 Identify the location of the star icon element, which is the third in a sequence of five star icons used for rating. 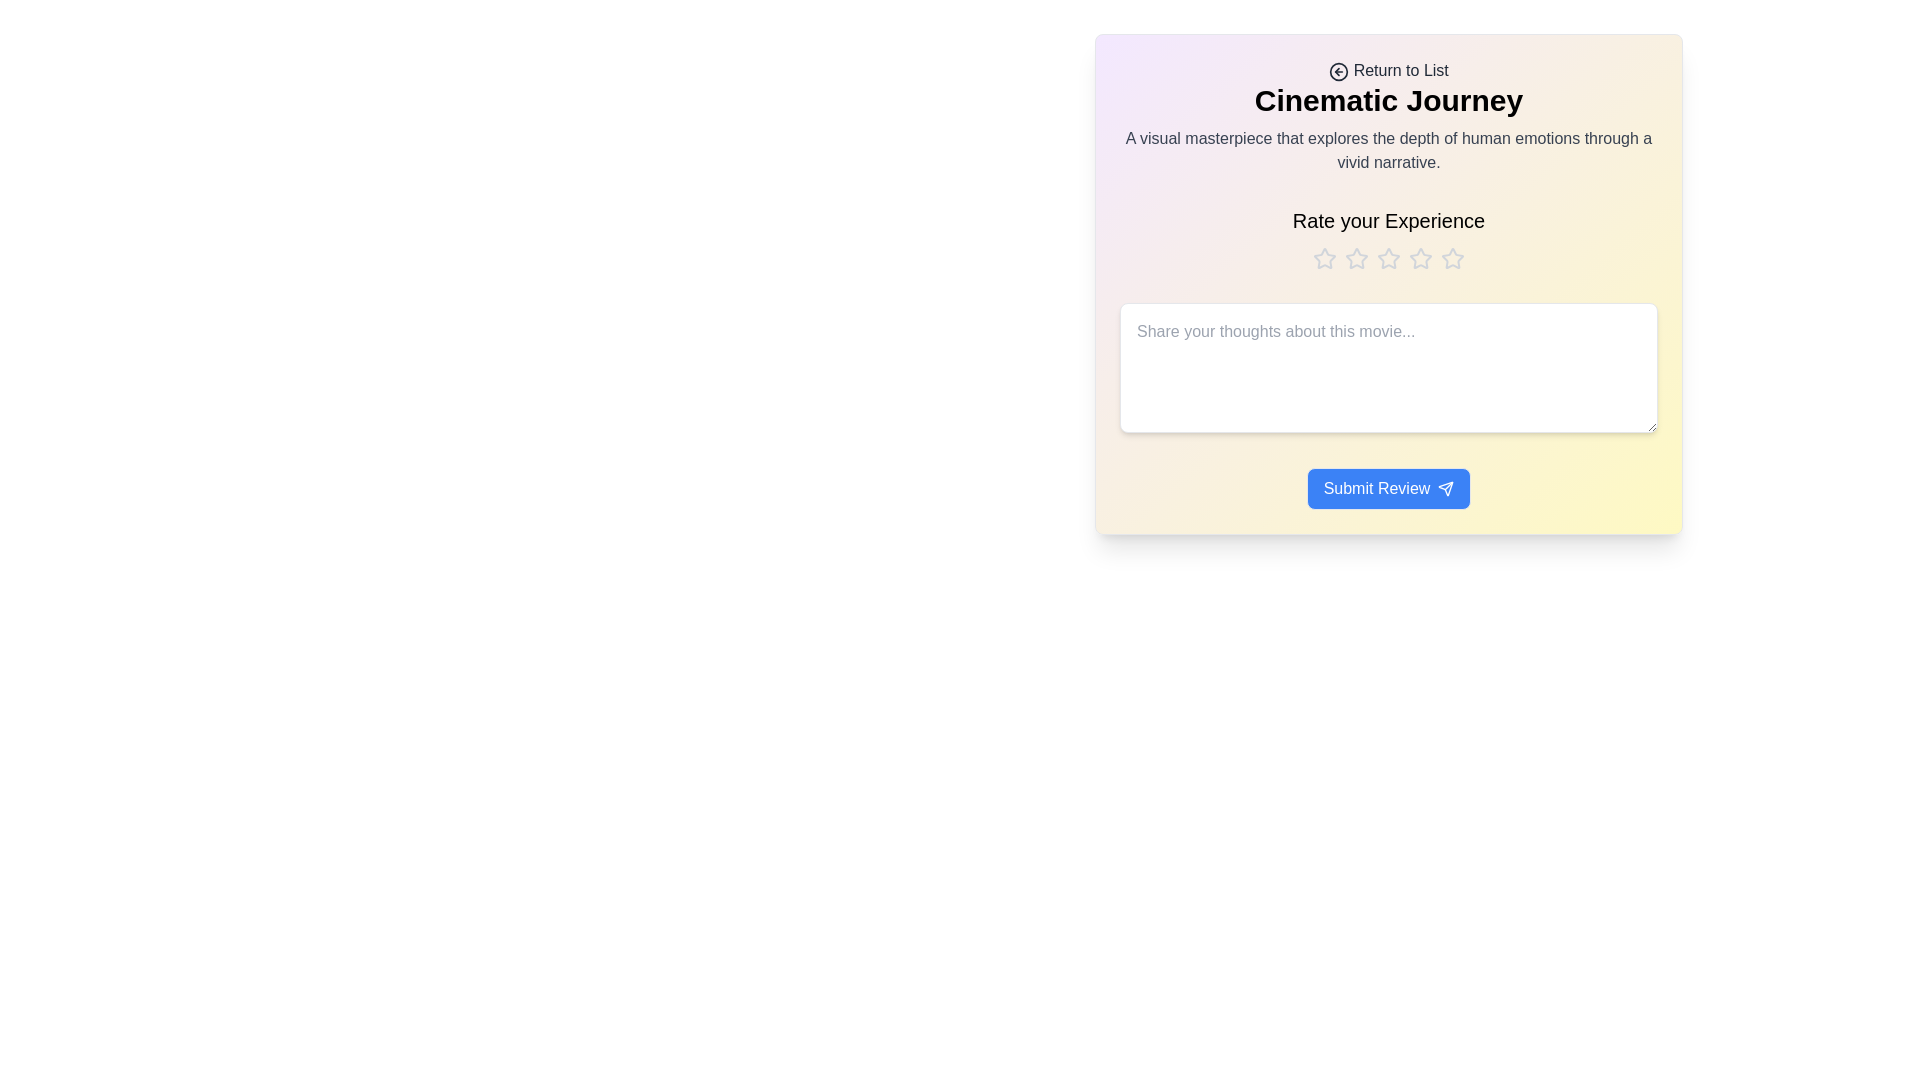
(1387, 257).